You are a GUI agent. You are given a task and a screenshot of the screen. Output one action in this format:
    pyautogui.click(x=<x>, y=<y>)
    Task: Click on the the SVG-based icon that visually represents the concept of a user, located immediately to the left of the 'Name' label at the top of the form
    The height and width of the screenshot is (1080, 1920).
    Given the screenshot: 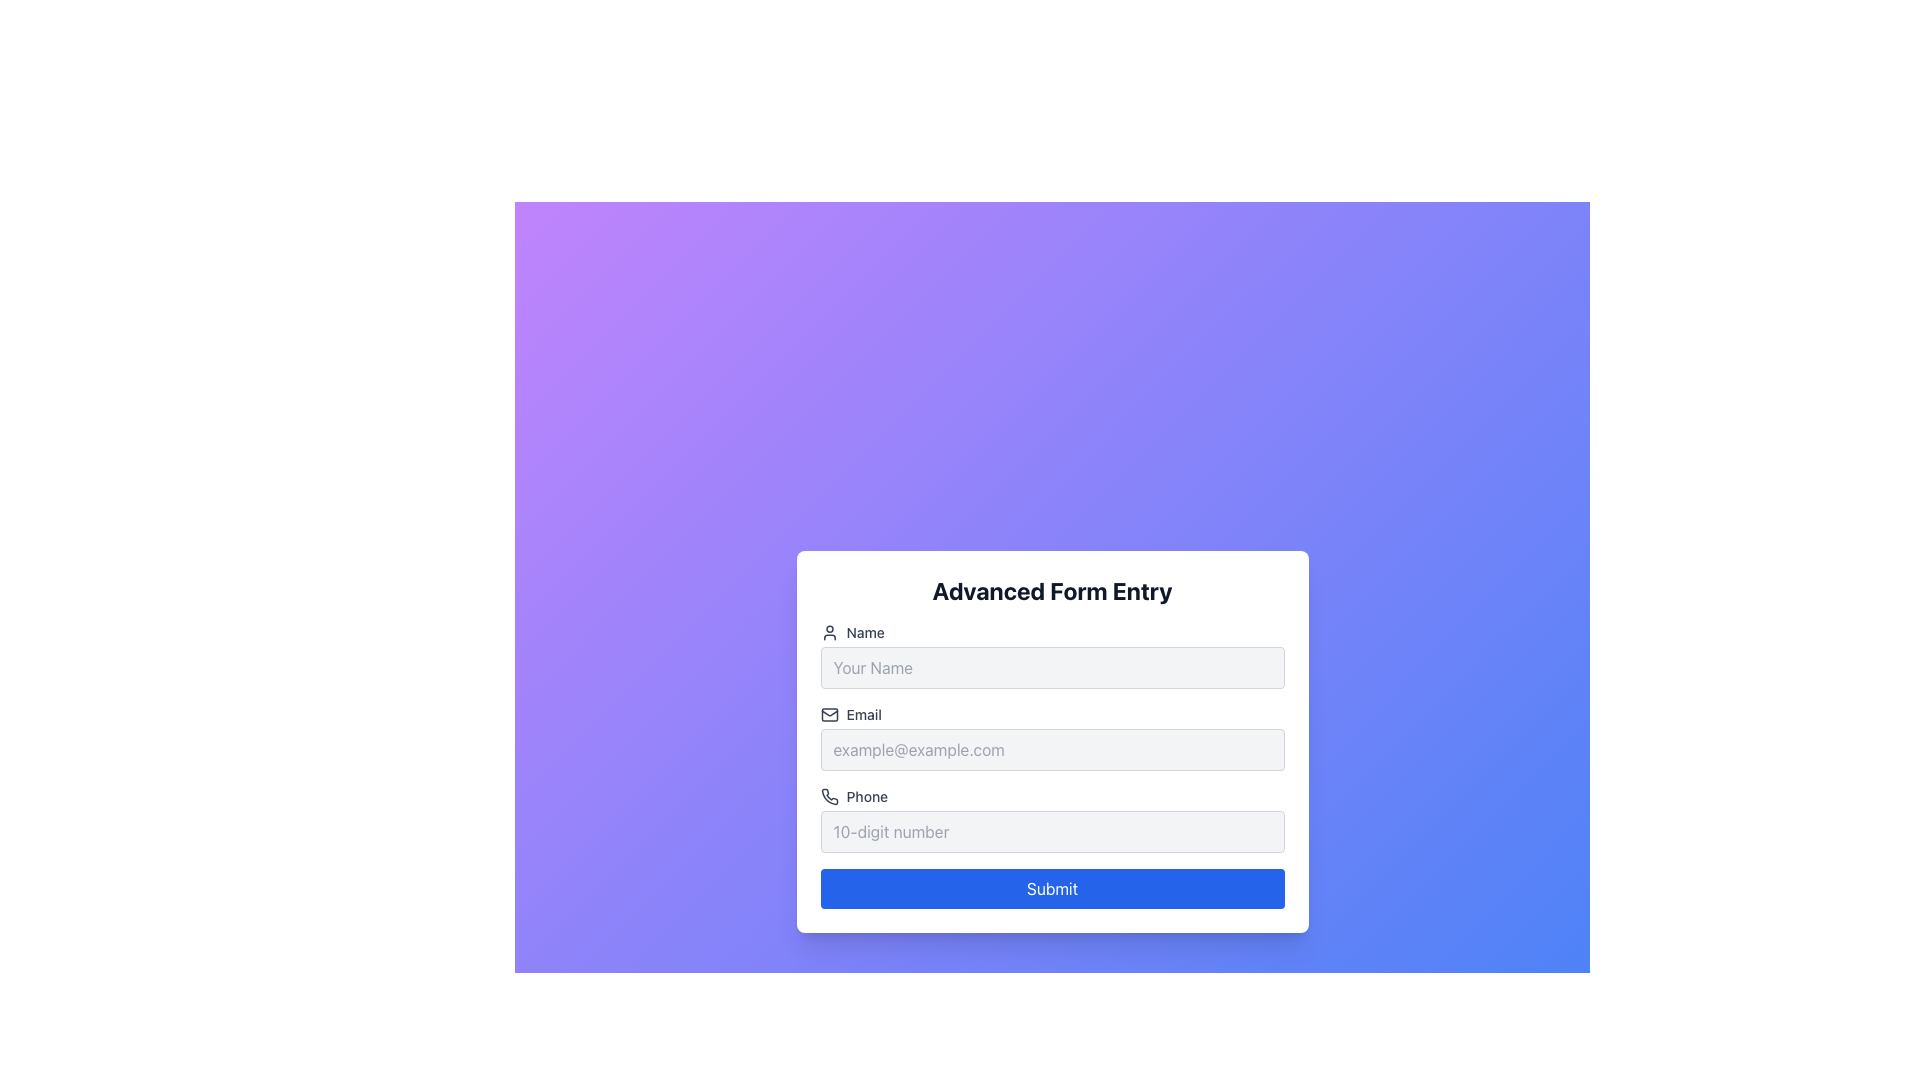 What is the action you would take?
    pyautogui.click(x=829, y=632)
    